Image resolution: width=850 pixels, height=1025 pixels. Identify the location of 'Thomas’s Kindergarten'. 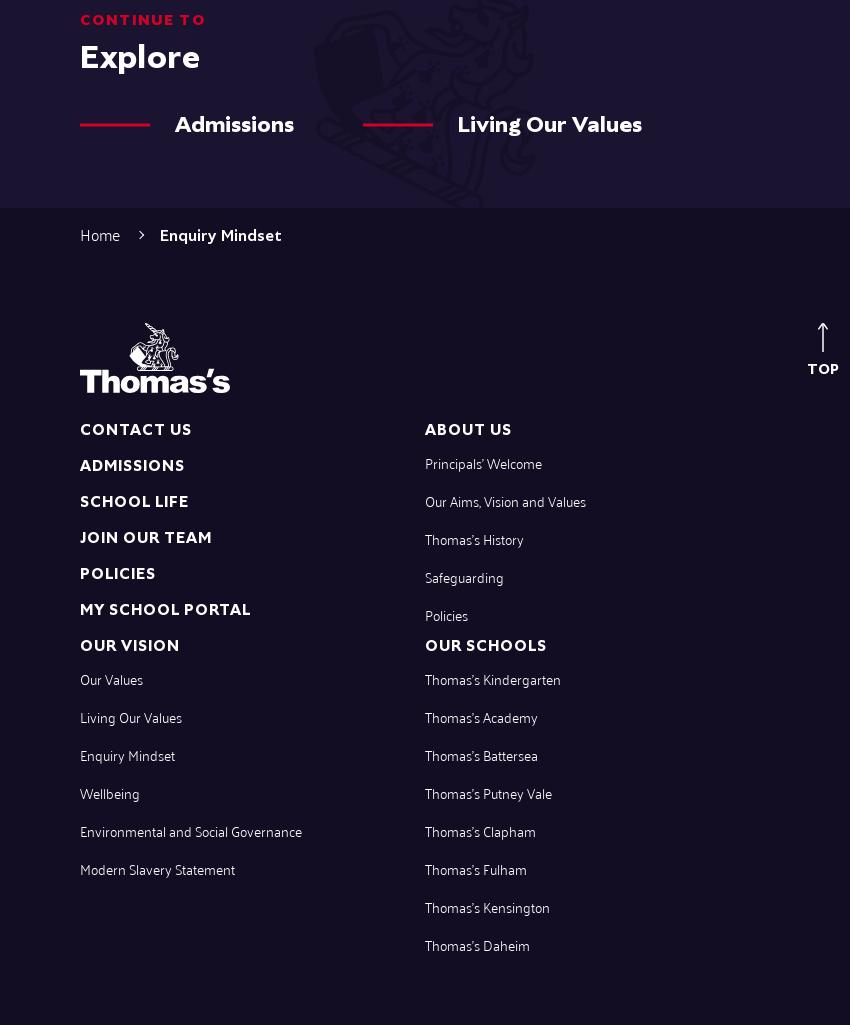
(492, 677).